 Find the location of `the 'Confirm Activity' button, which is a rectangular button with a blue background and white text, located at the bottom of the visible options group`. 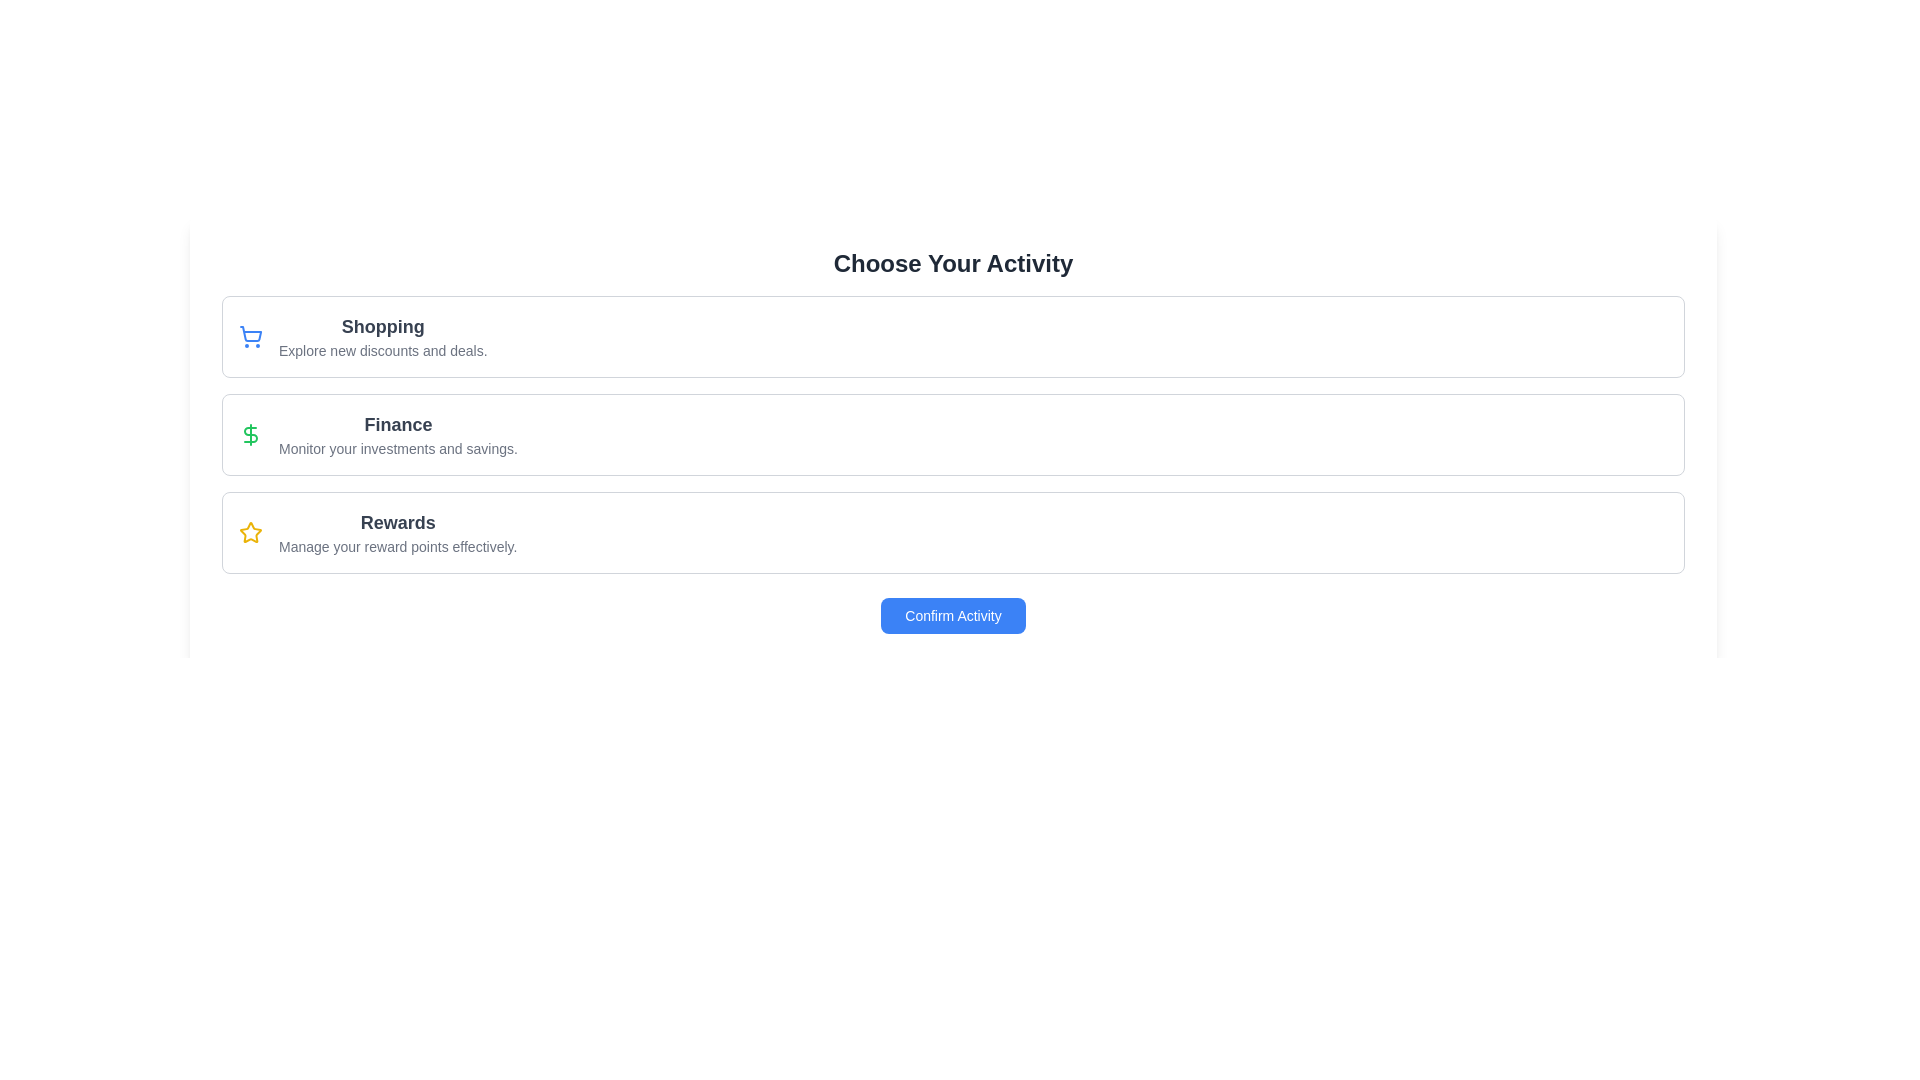

the 'Confirm Activity' button, which is a rectangular button with a blue background and white text, located at the bottom of the visible options group is located at coordinates (952, 615).